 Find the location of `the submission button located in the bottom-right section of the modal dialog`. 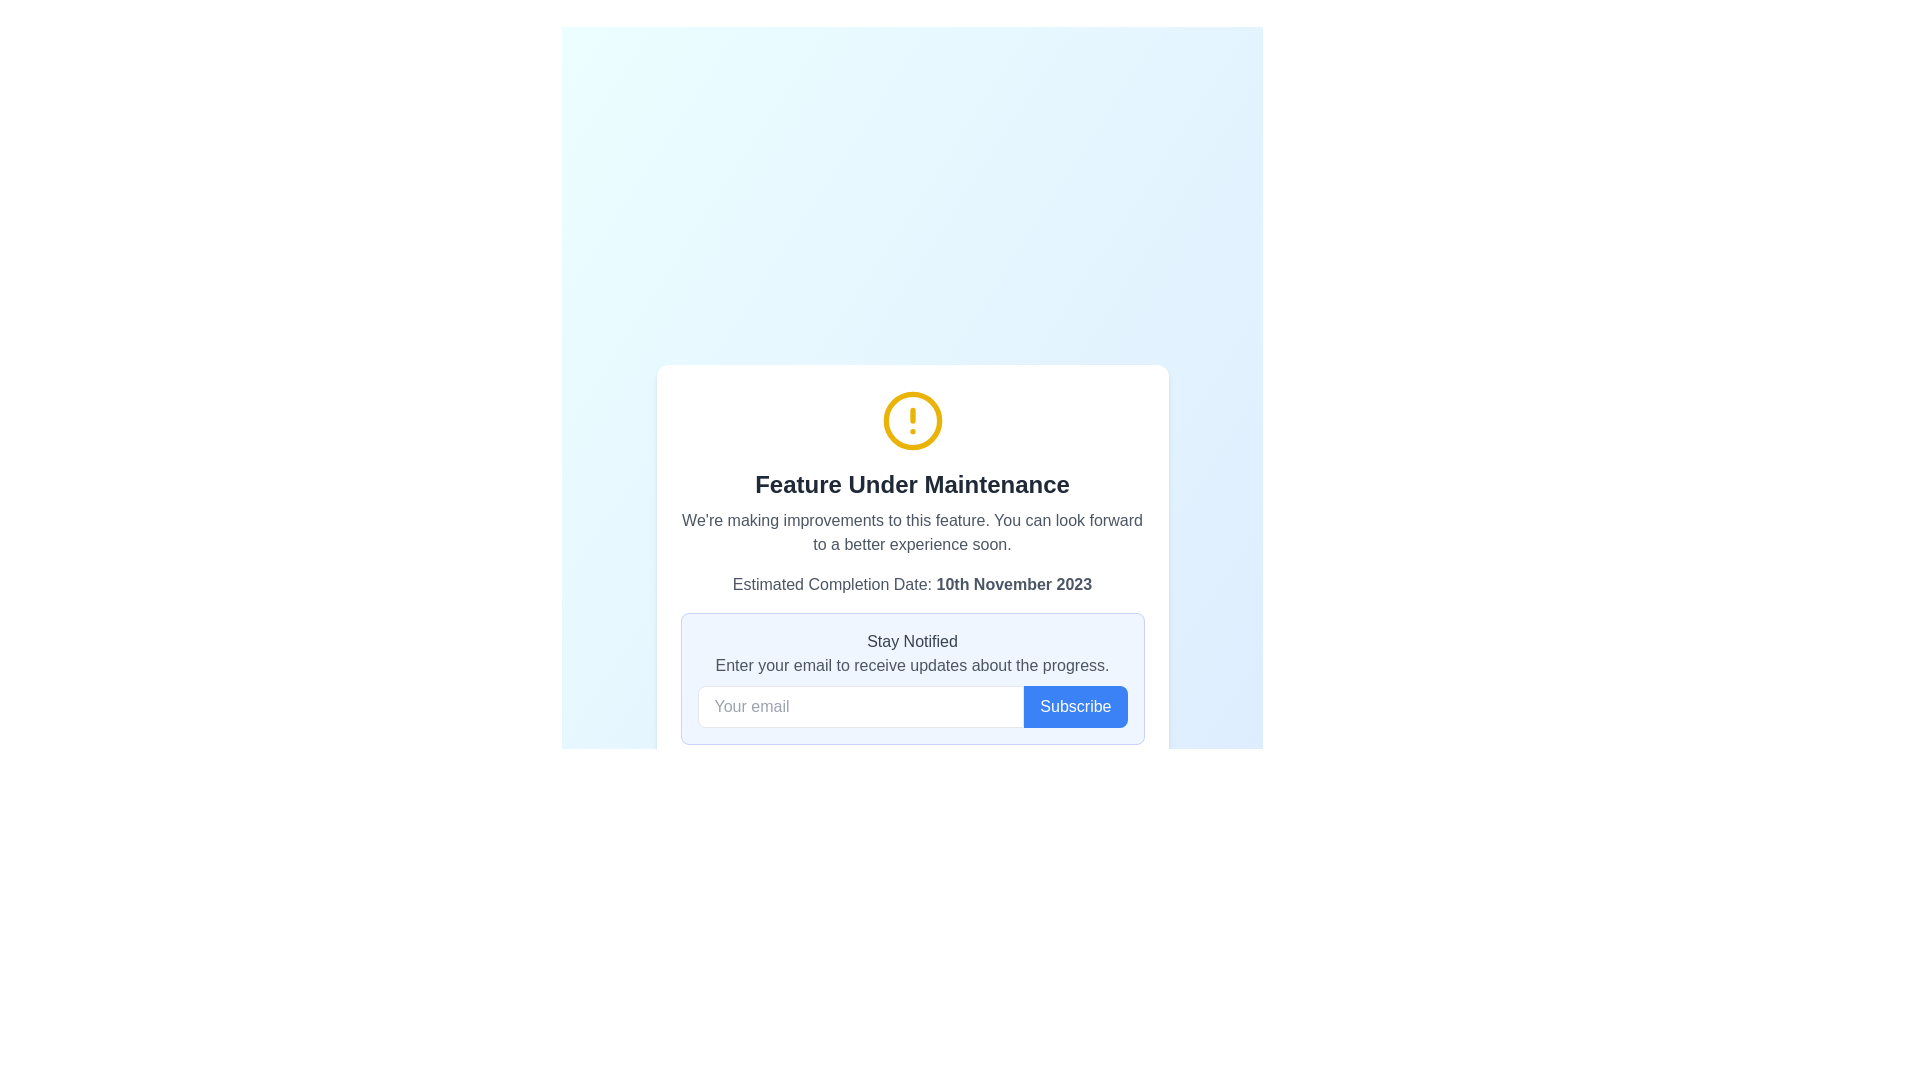

the submission button located in the bottom-right section of the modal dialog is located at coordinates (1074, 705).